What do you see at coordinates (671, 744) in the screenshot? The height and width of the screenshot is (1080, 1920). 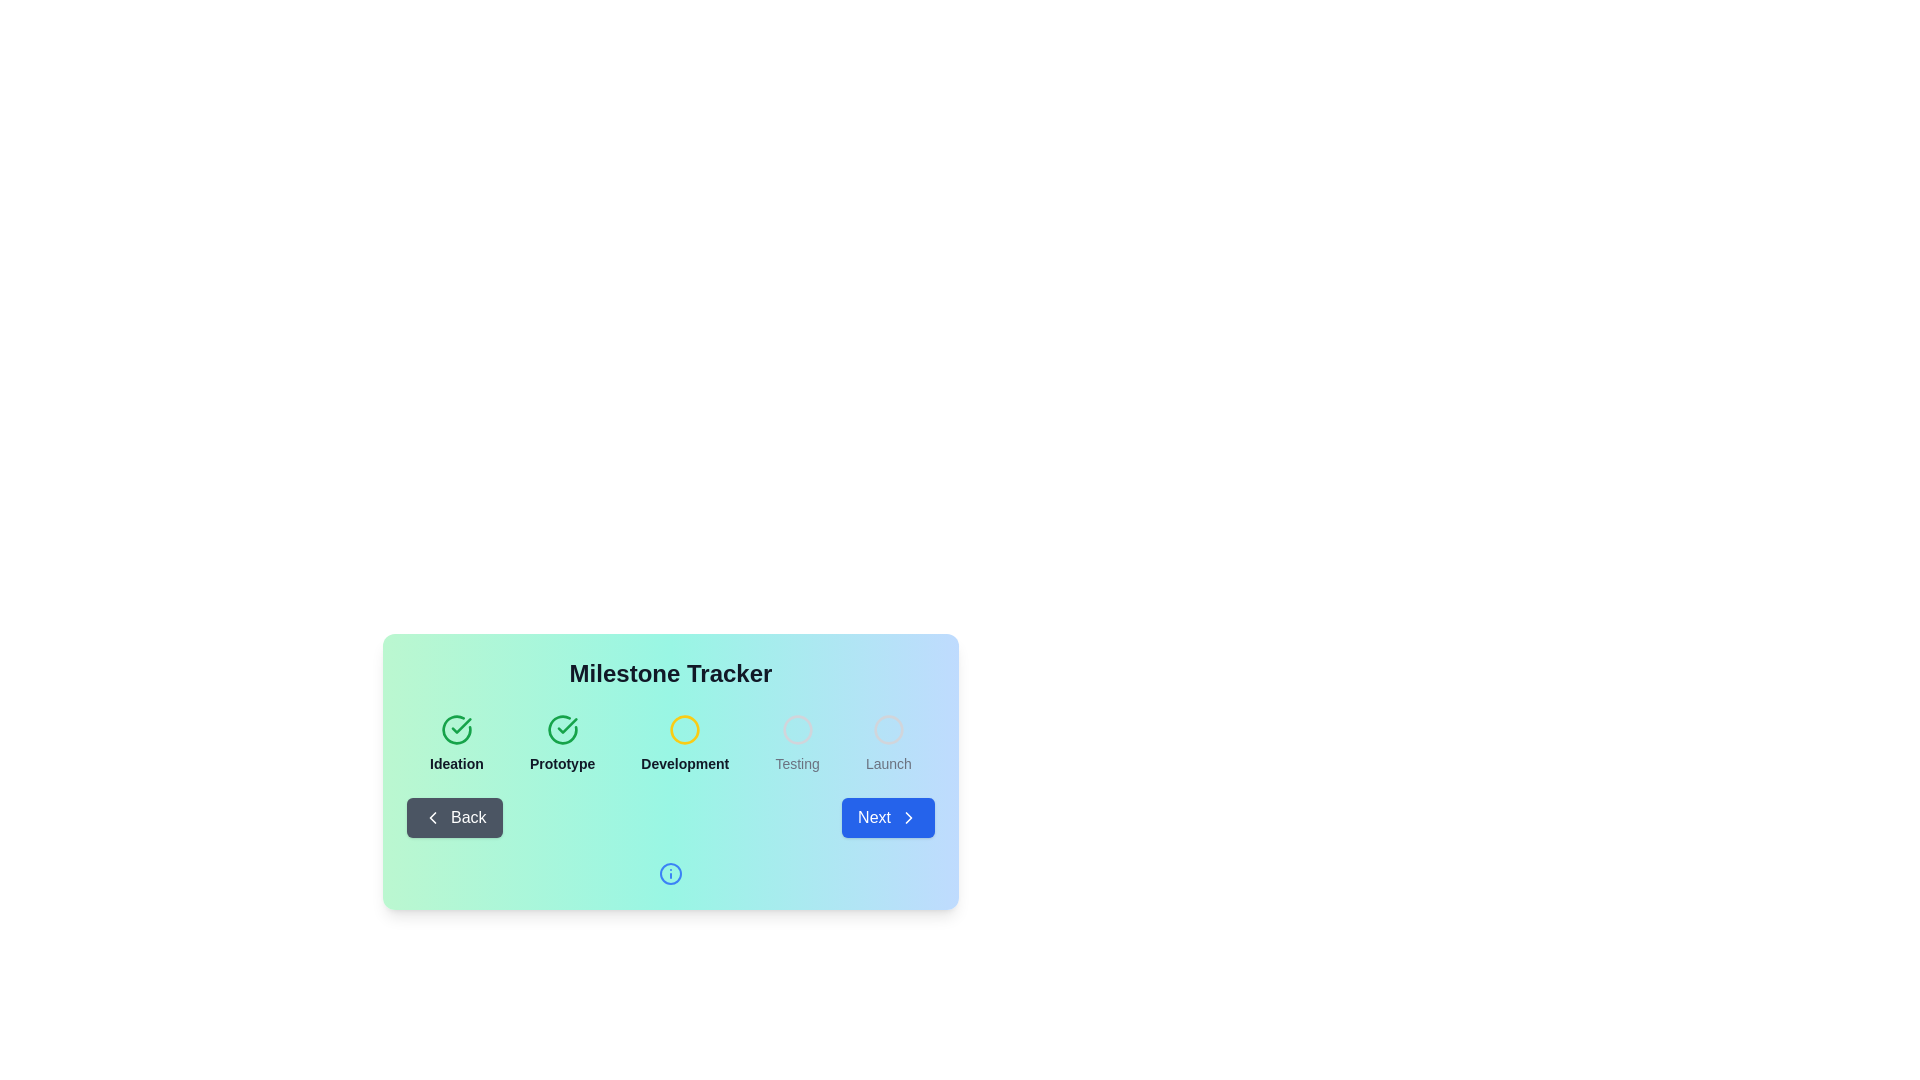 I see `the labels of the Progress tracker located beneath the 'Milestone Tracker' title` at bounding box center [671, 744].